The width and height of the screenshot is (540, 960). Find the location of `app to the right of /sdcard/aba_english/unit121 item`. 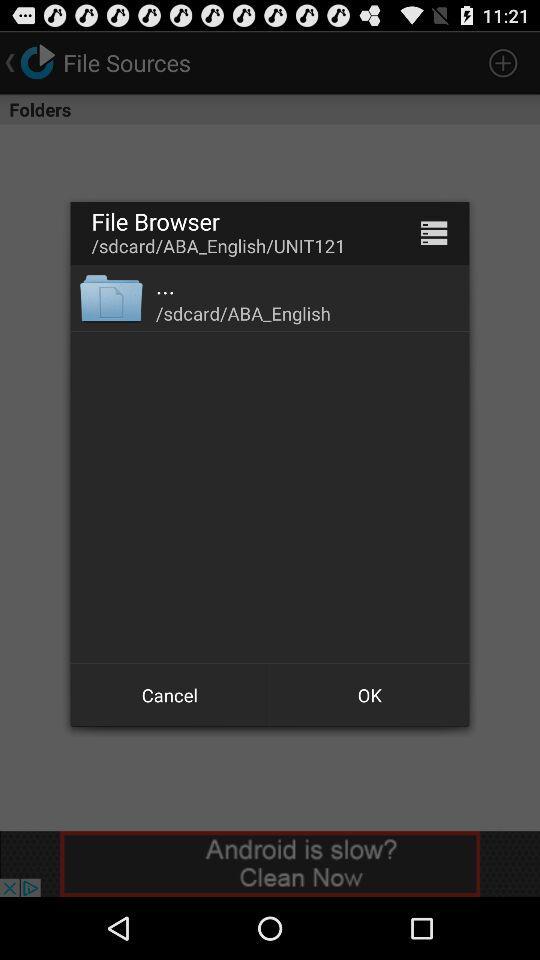

app to the right of /sdcard/aba_english/unit121 item is located at coordinates (433, 233).